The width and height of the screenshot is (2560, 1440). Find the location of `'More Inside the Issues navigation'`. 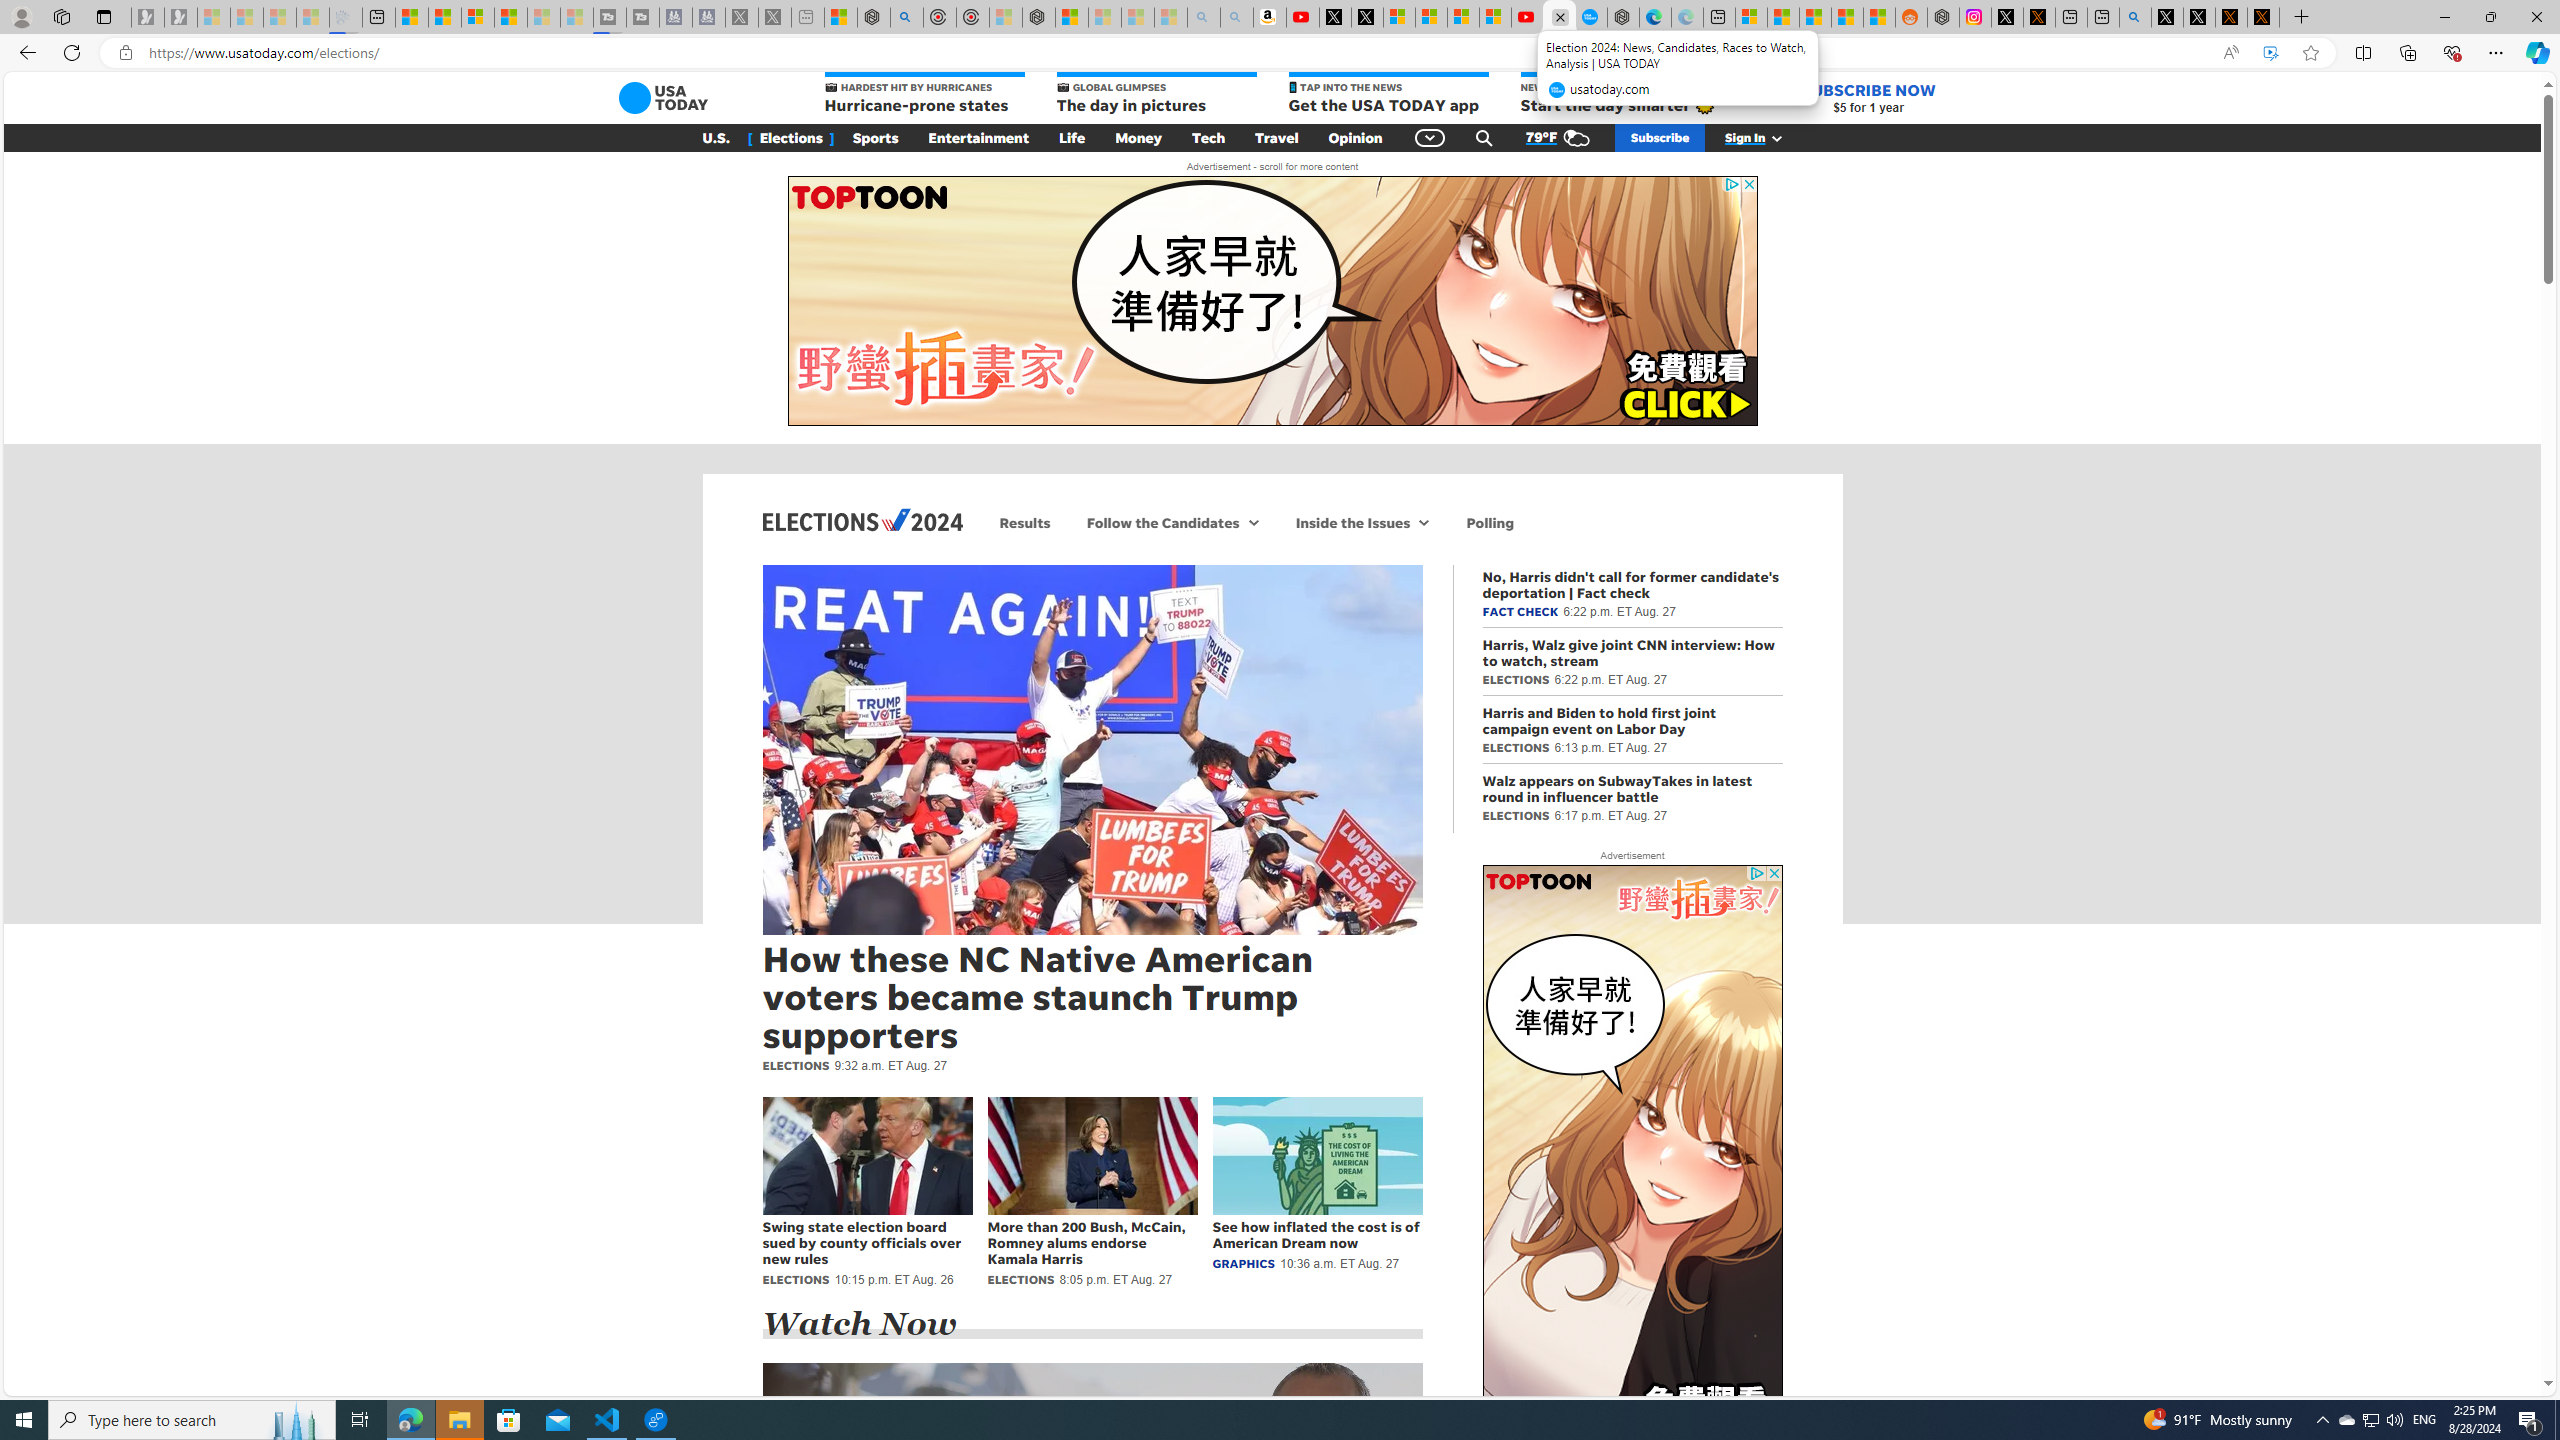

'More Inside the Issues navigation' is located at coordinates (1423, 521).